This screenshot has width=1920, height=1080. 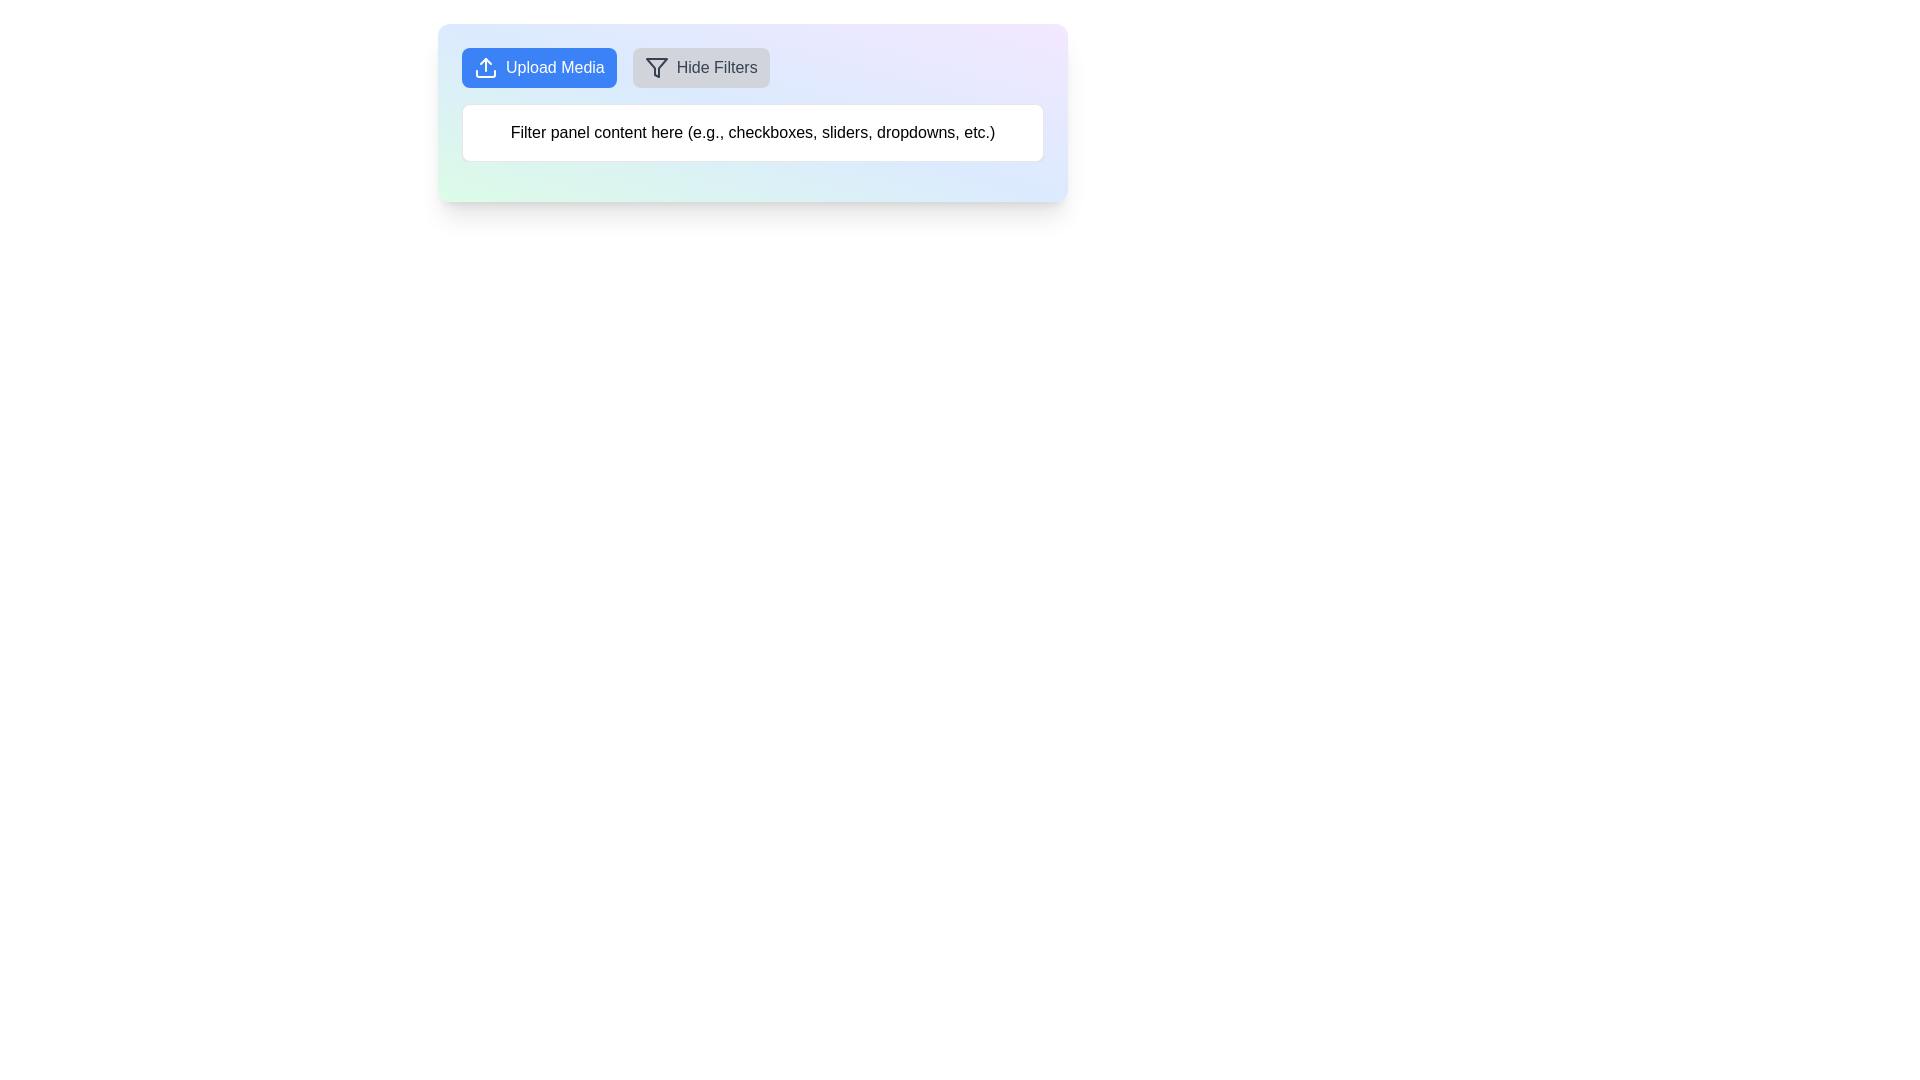 What do you see at coordinates (701, 67) in the screenshot?
I see `the 'Hide Filters' button, which features a light gray background, rounded edges, and contains a funnel icon followed by the text 'Hide Filters'` at bounding box center [701, 67].